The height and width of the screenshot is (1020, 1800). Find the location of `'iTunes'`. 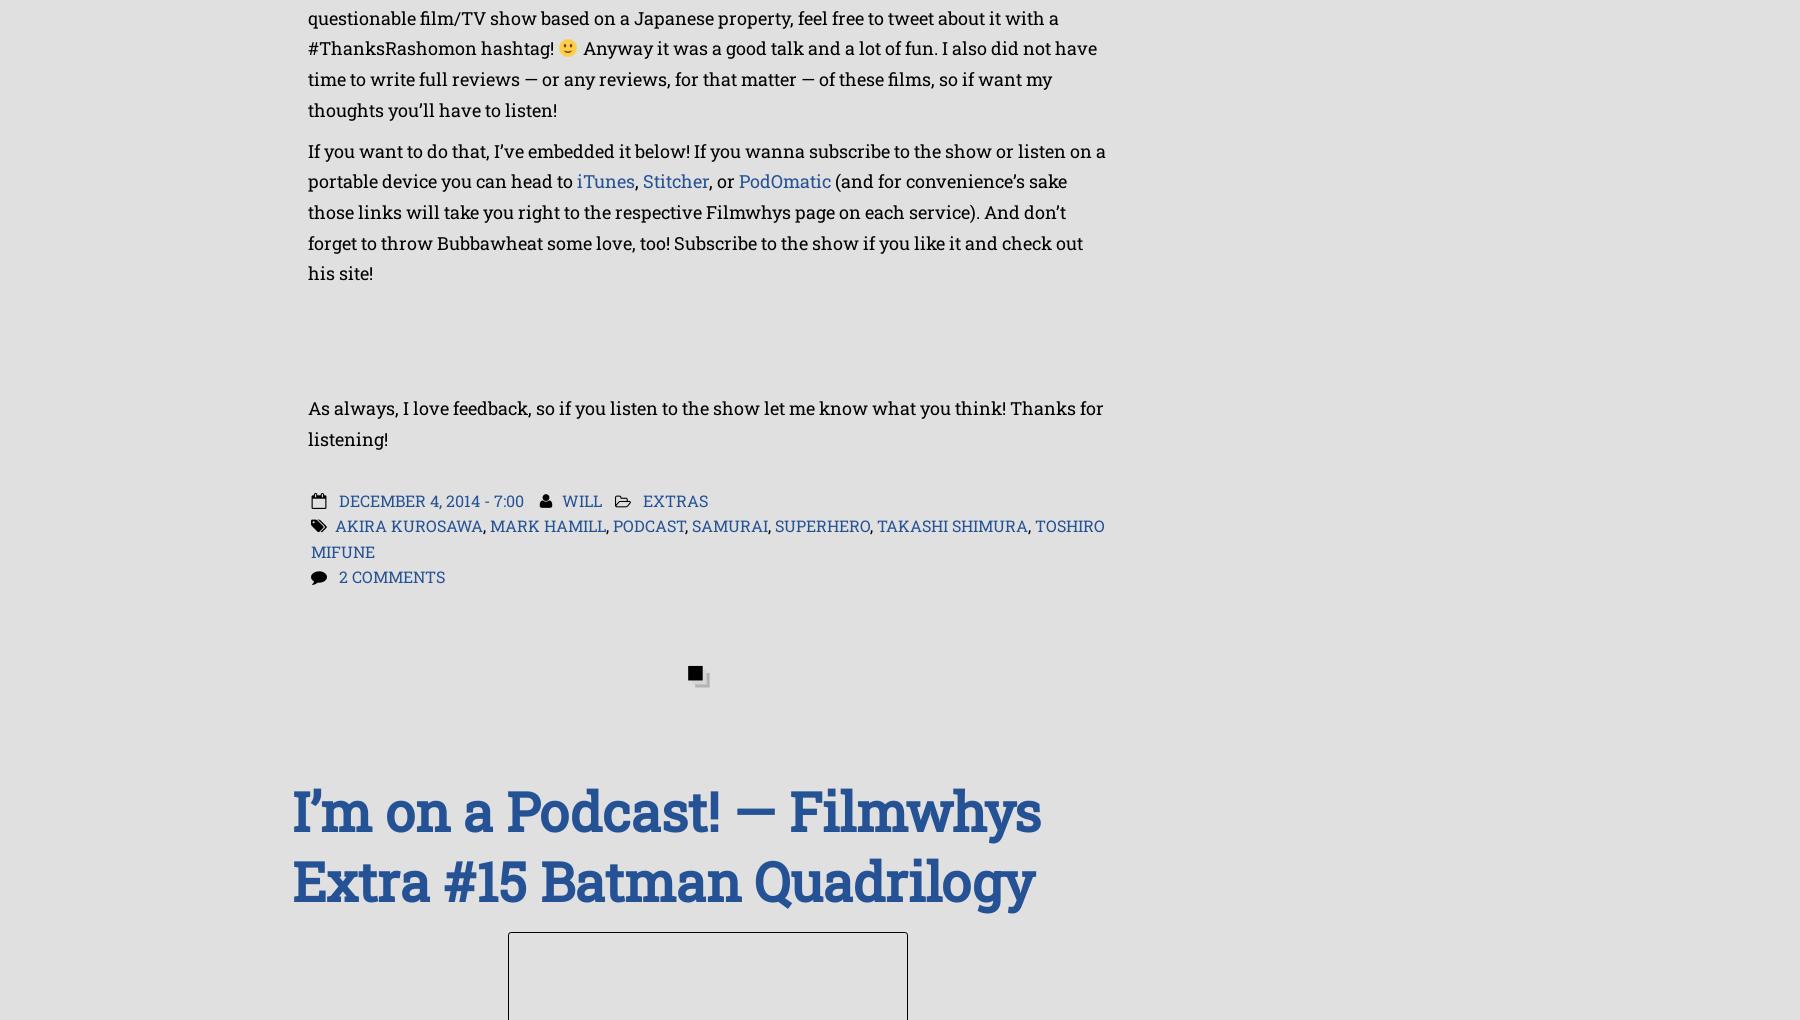

'iTunes' is located at coordinates (577, 180).